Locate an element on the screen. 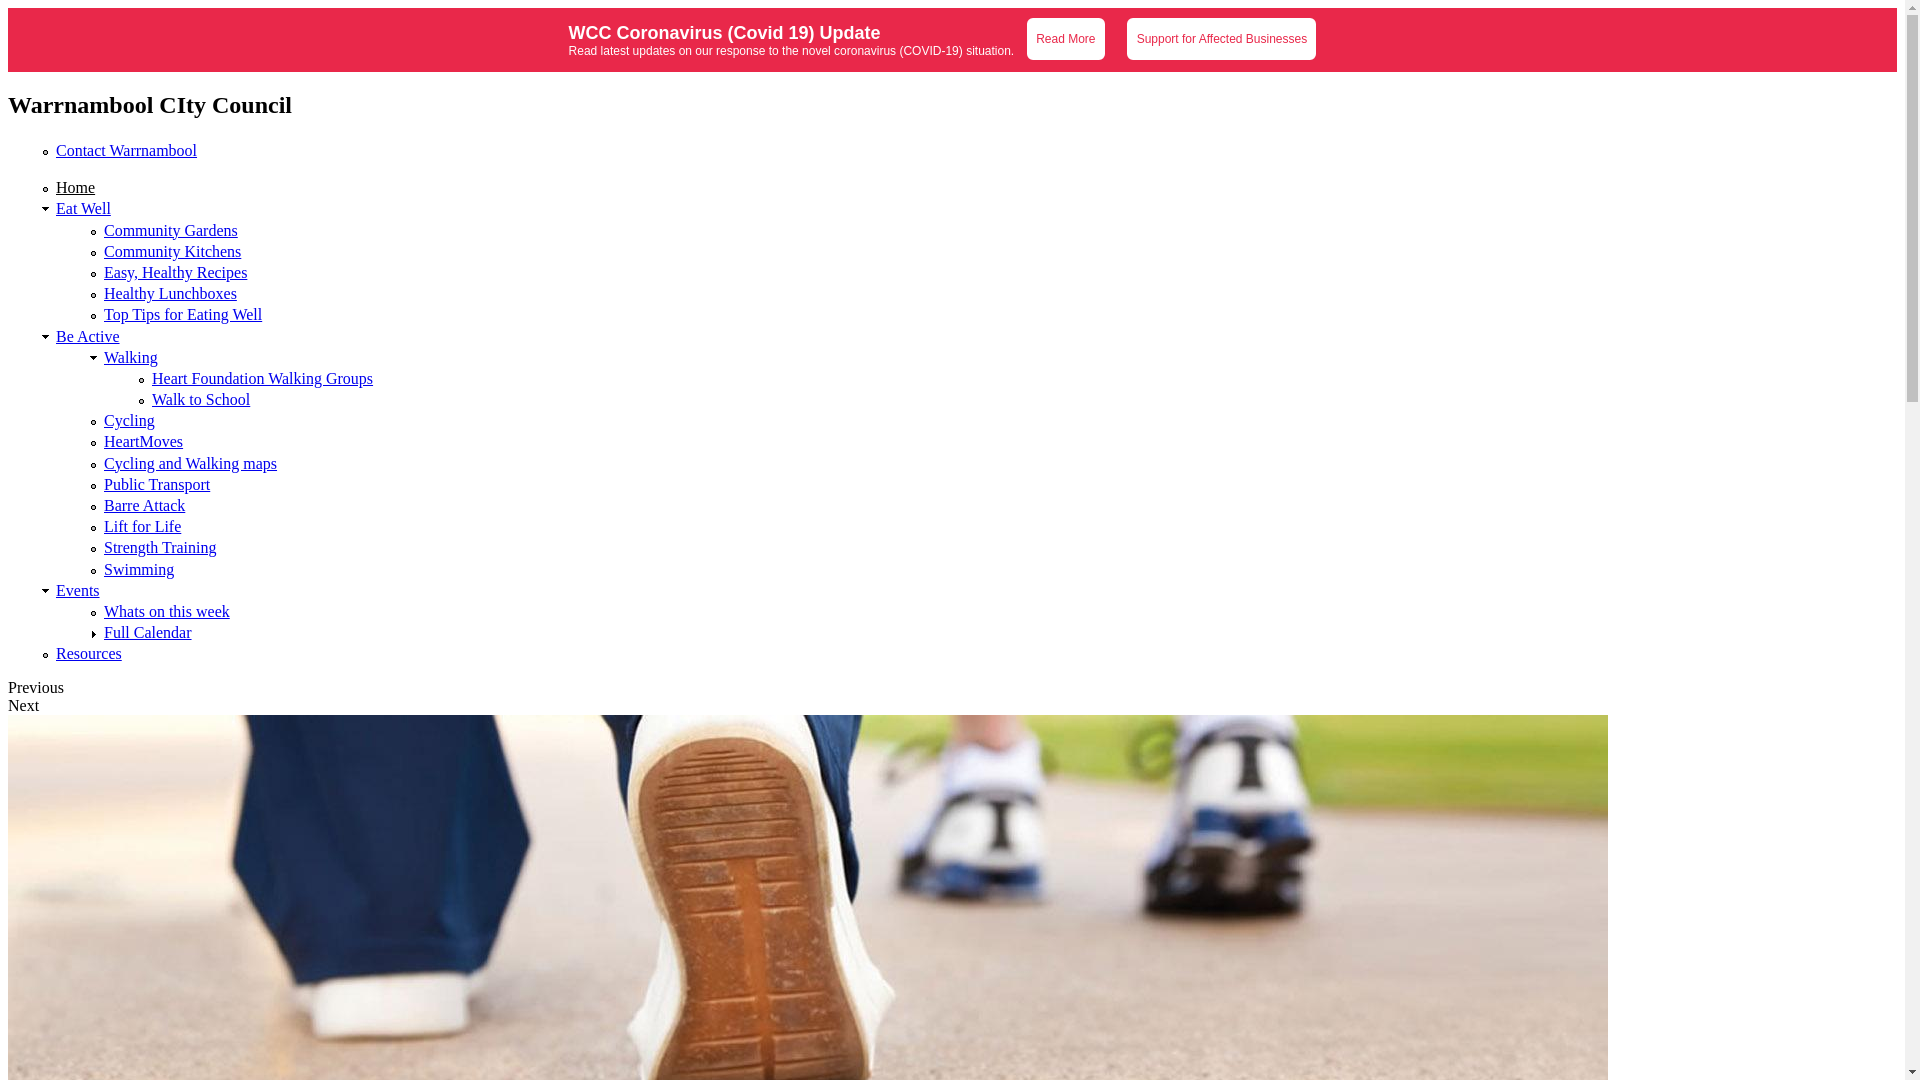 Image resolution: width=1920 pixels, height=1080 pixels. 'Lift for Life' is located at coordinates (141, 525).